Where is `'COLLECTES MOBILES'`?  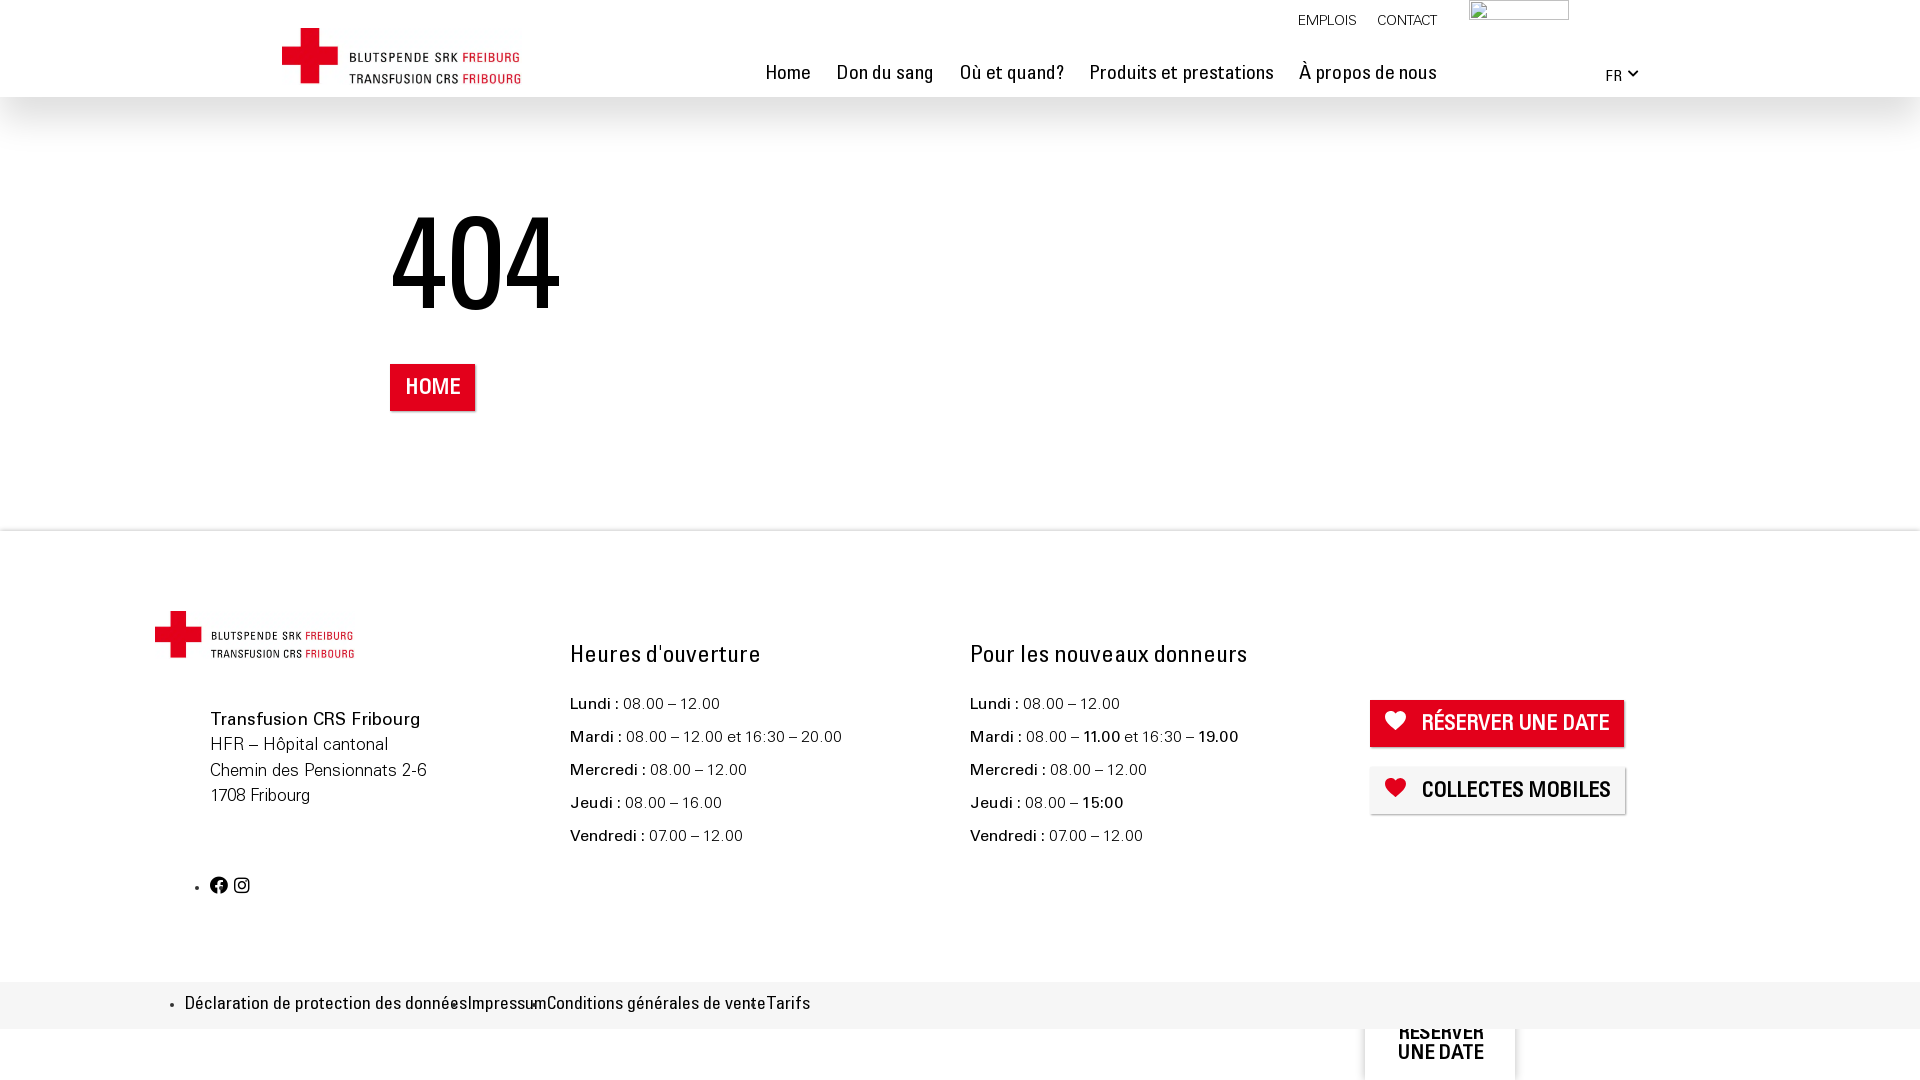 'COLLECTES MOBILES' is located at coordinates (1497, 789).